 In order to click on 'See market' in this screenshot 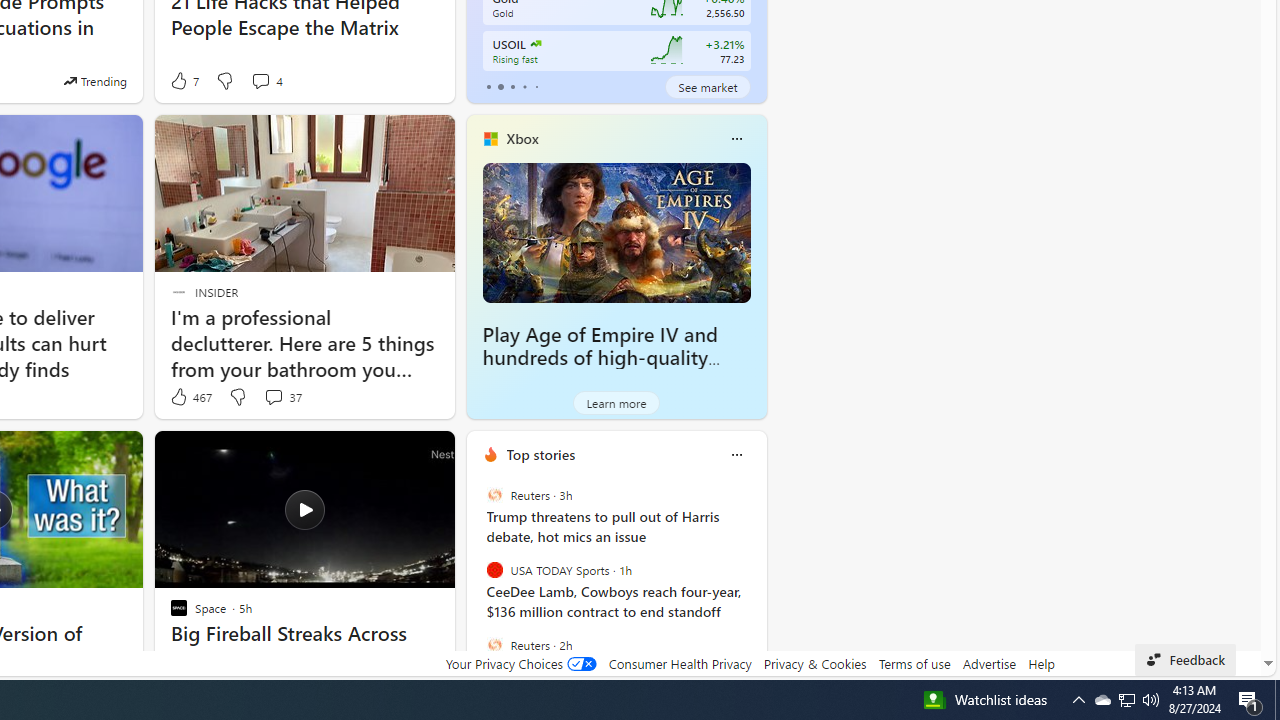, I will do `click(708, 86)`.